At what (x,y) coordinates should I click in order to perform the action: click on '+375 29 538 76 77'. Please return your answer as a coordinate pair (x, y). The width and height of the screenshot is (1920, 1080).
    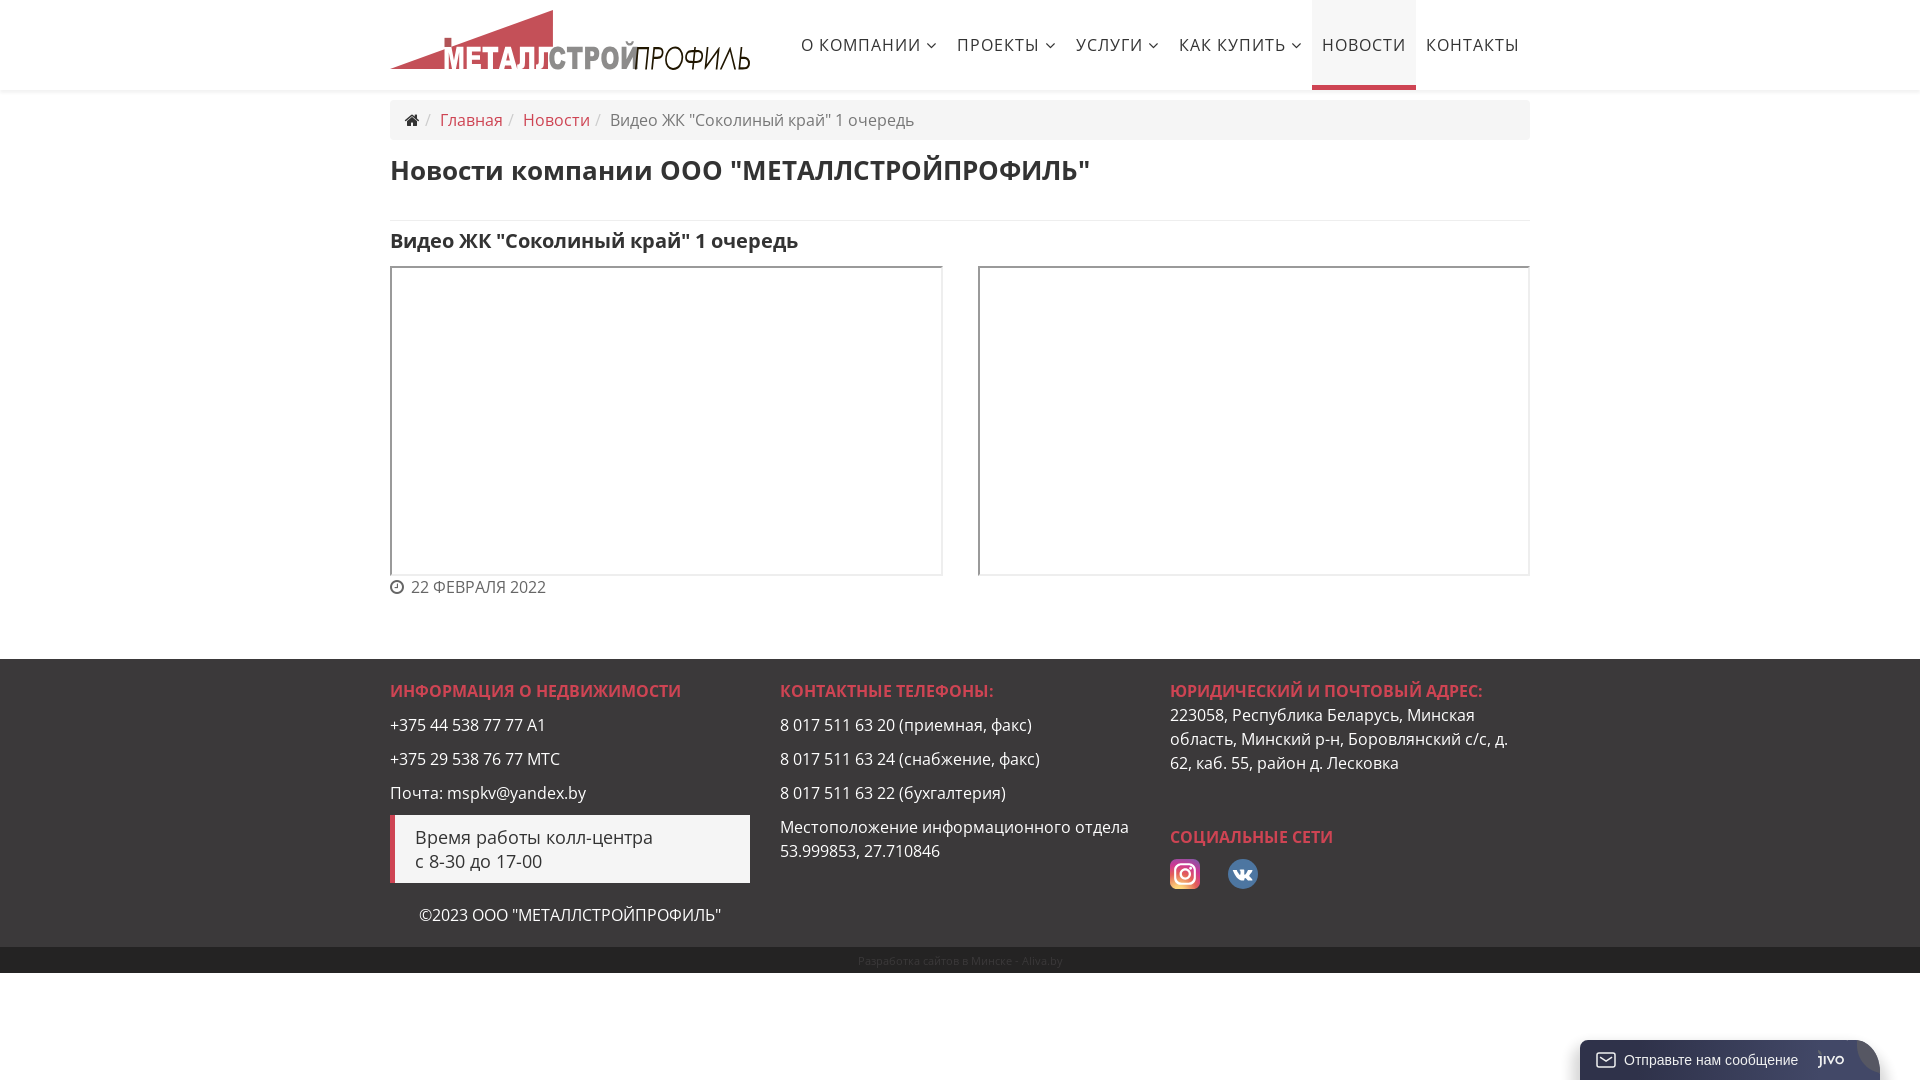
    Looking at the image, I should click on (389, 759).